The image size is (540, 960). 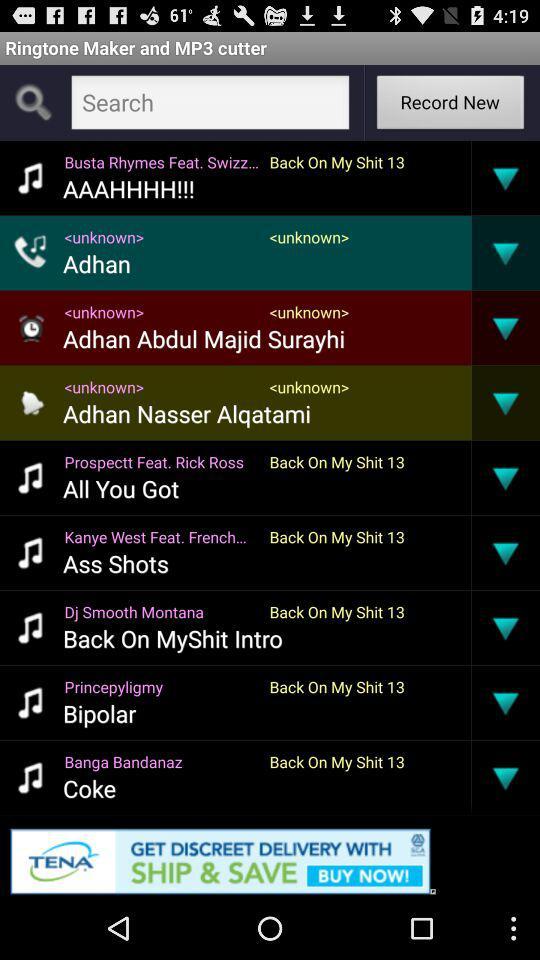 What do you see at coordinates (471, 702) in the screenshot?
I see `the item to the right of back on my` at bounding box center [471, 702].